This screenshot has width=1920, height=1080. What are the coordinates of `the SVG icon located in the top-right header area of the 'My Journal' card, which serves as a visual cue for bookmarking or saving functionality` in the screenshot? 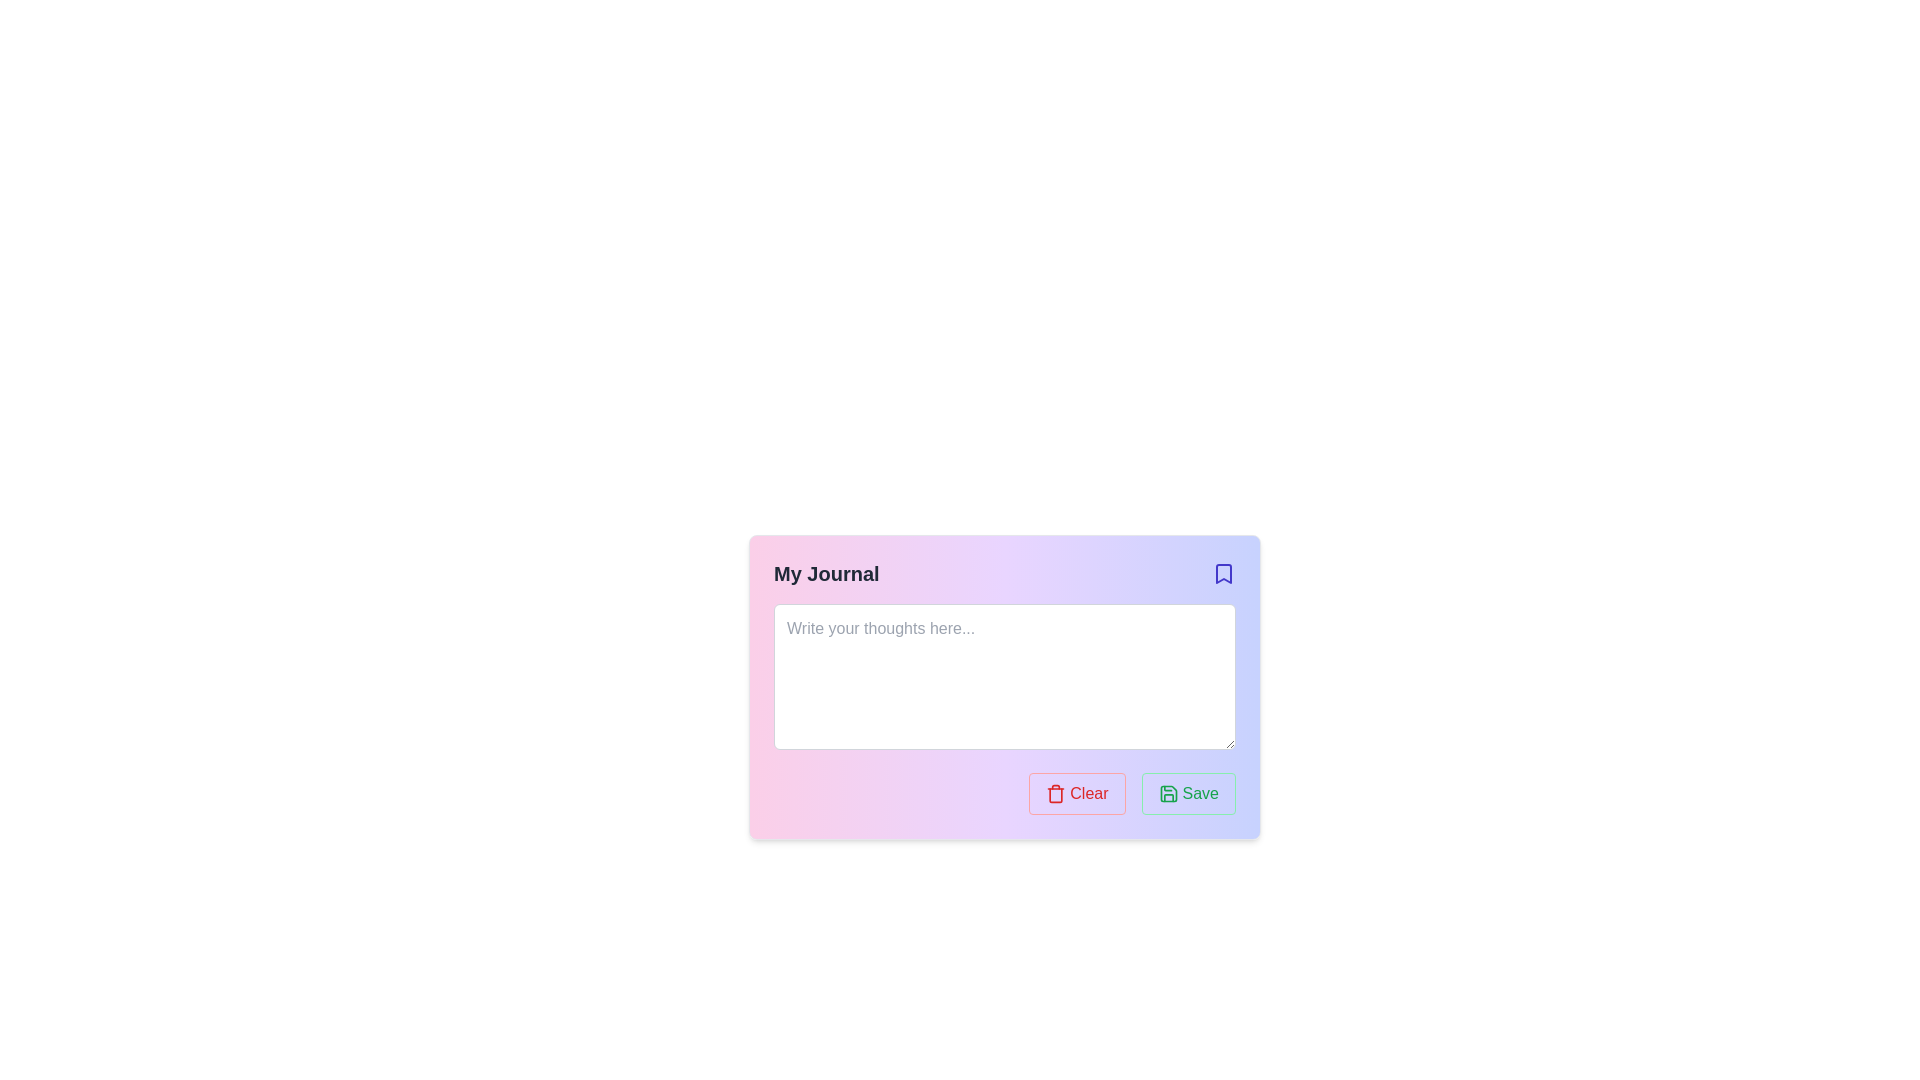 It's located at (1223, 574).